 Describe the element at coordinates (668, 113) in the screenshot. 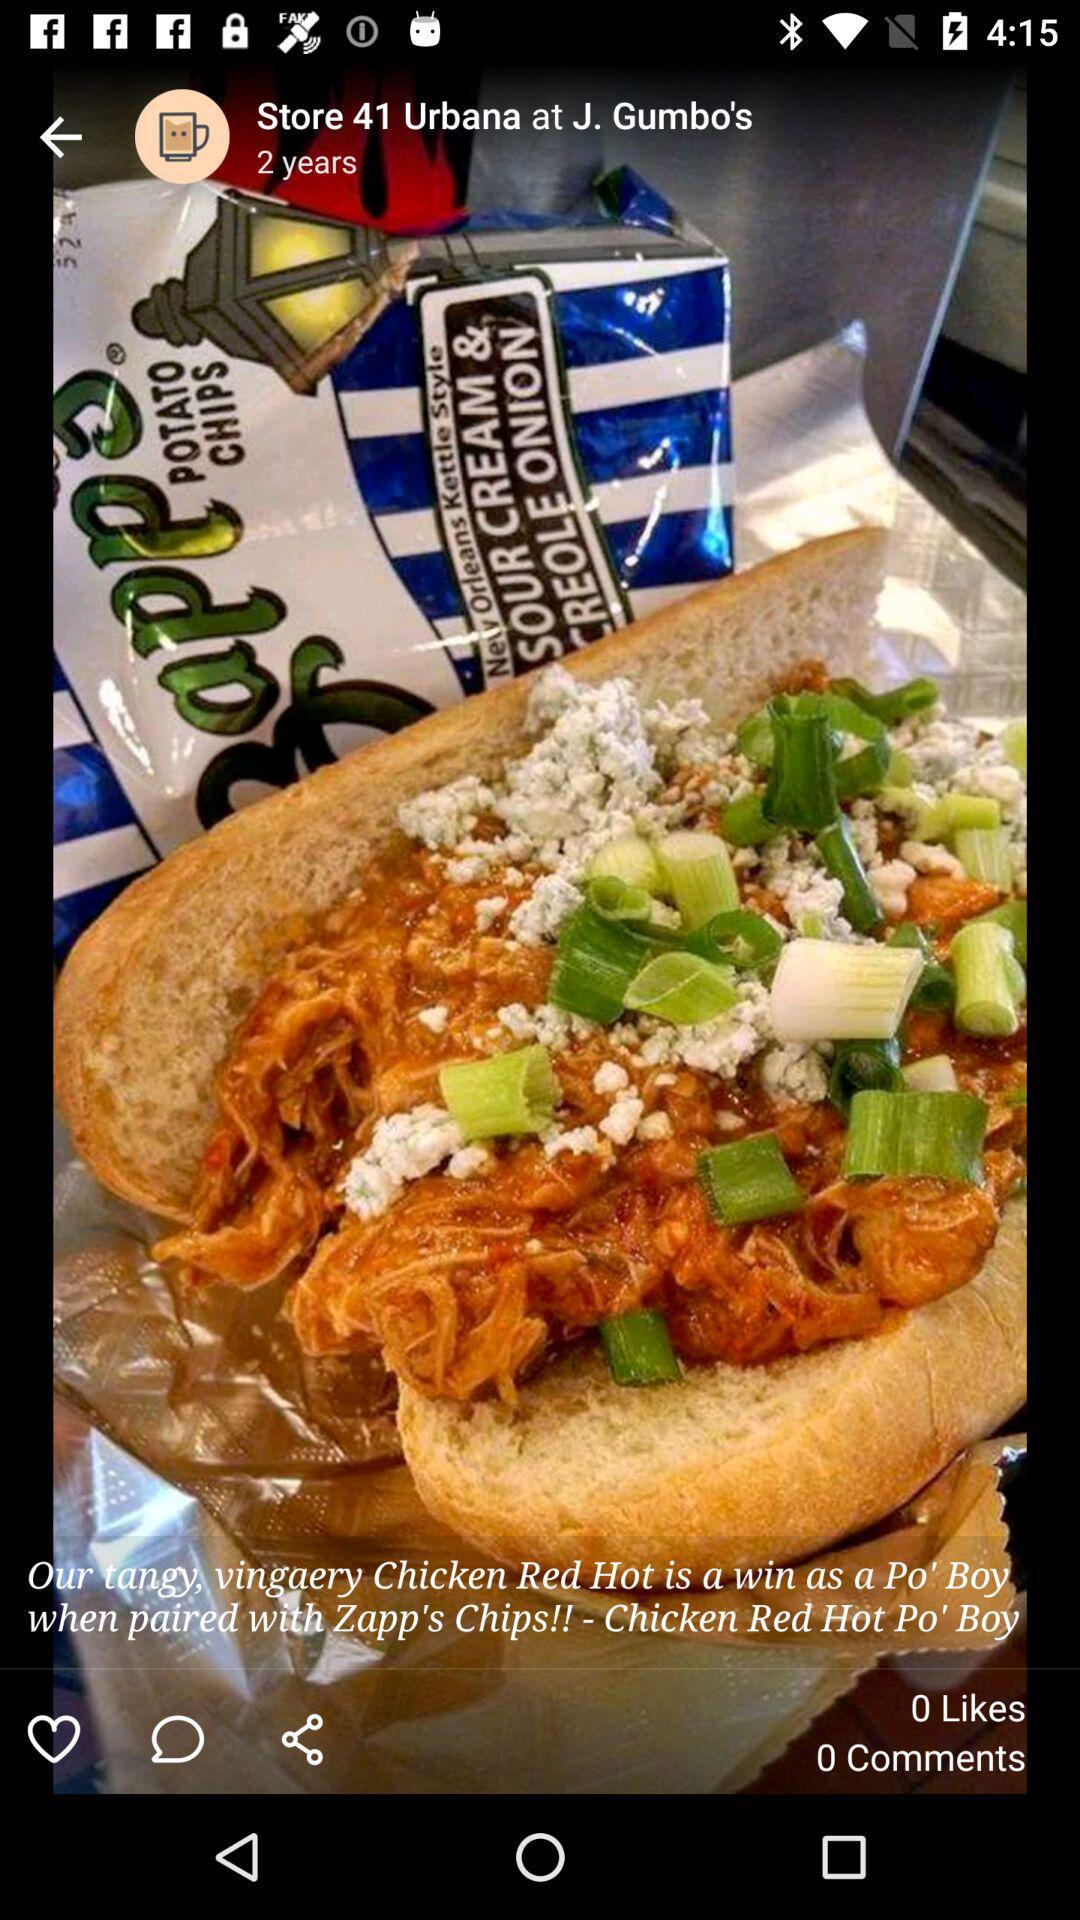

I see `item above 2 years item` at that location.